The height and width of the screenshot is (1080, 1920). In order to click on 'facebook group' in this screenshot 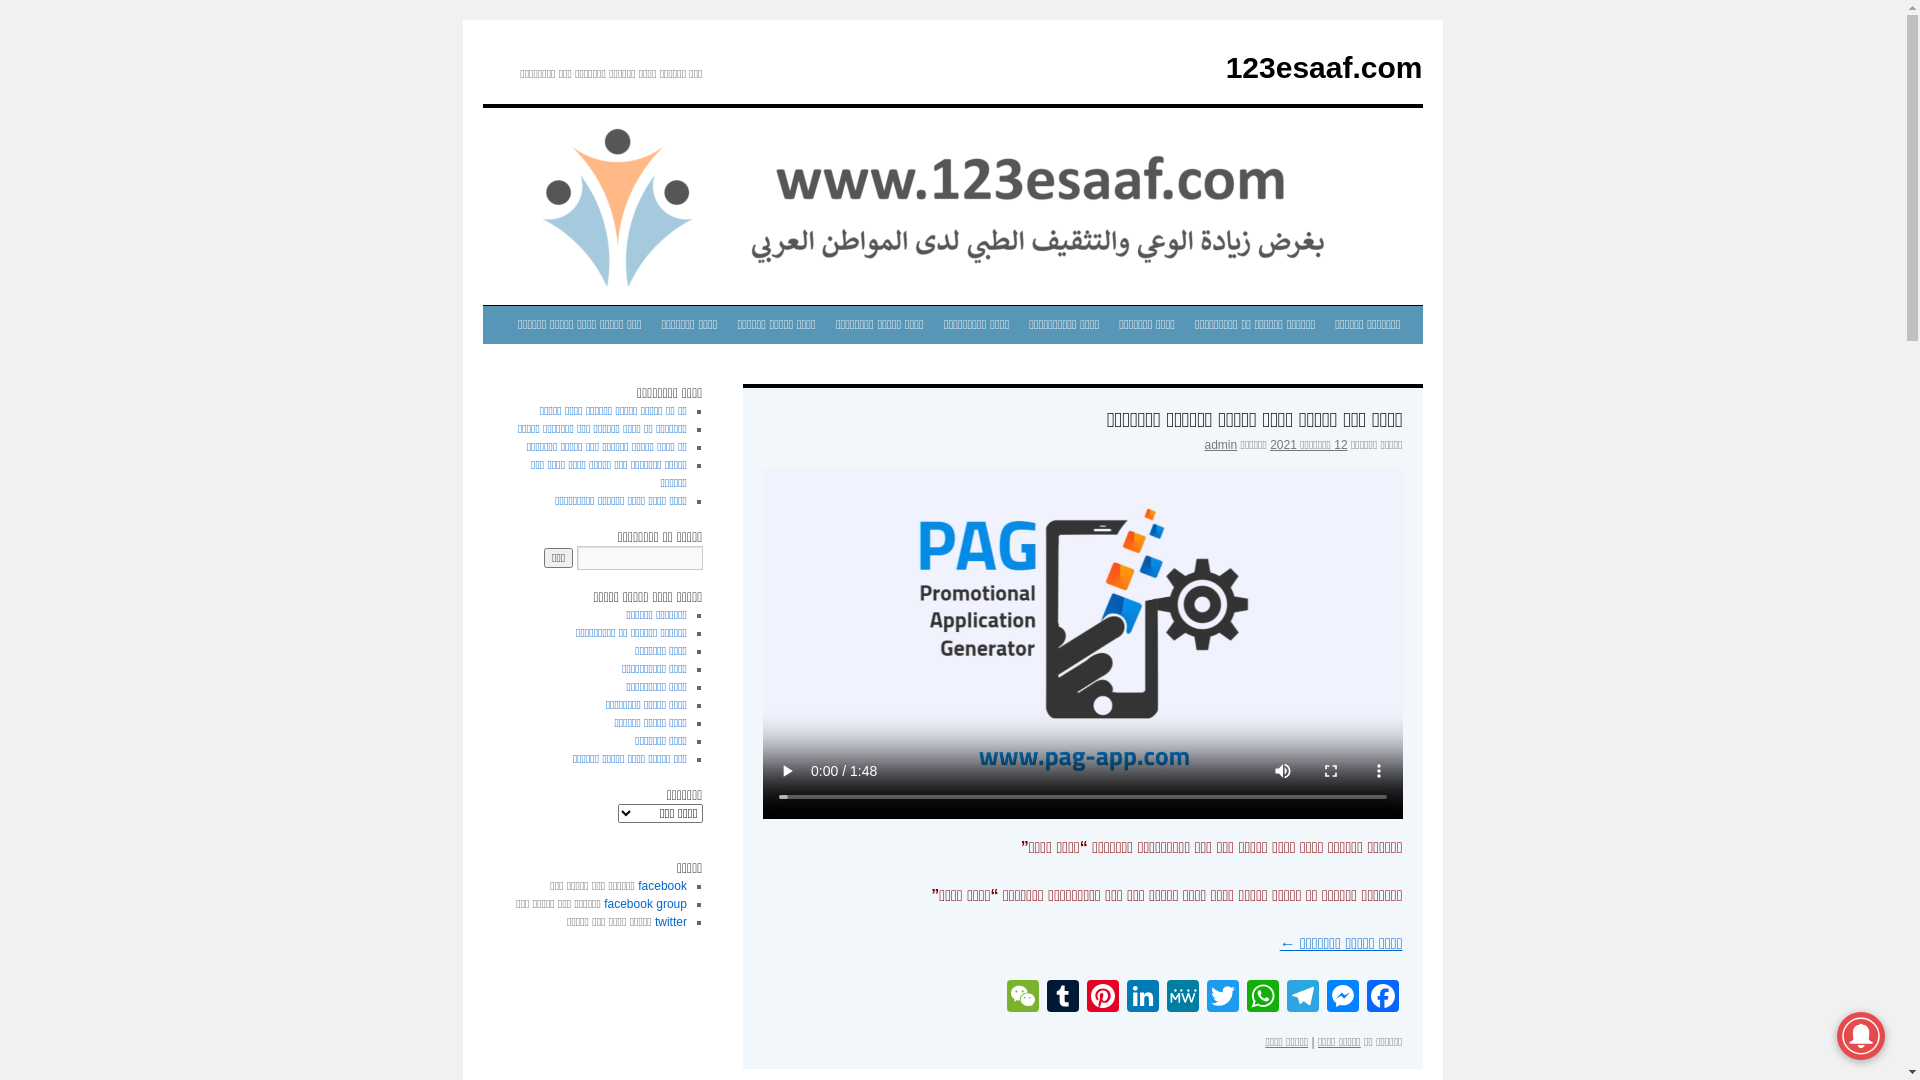, I will do `click(603, 903)`.